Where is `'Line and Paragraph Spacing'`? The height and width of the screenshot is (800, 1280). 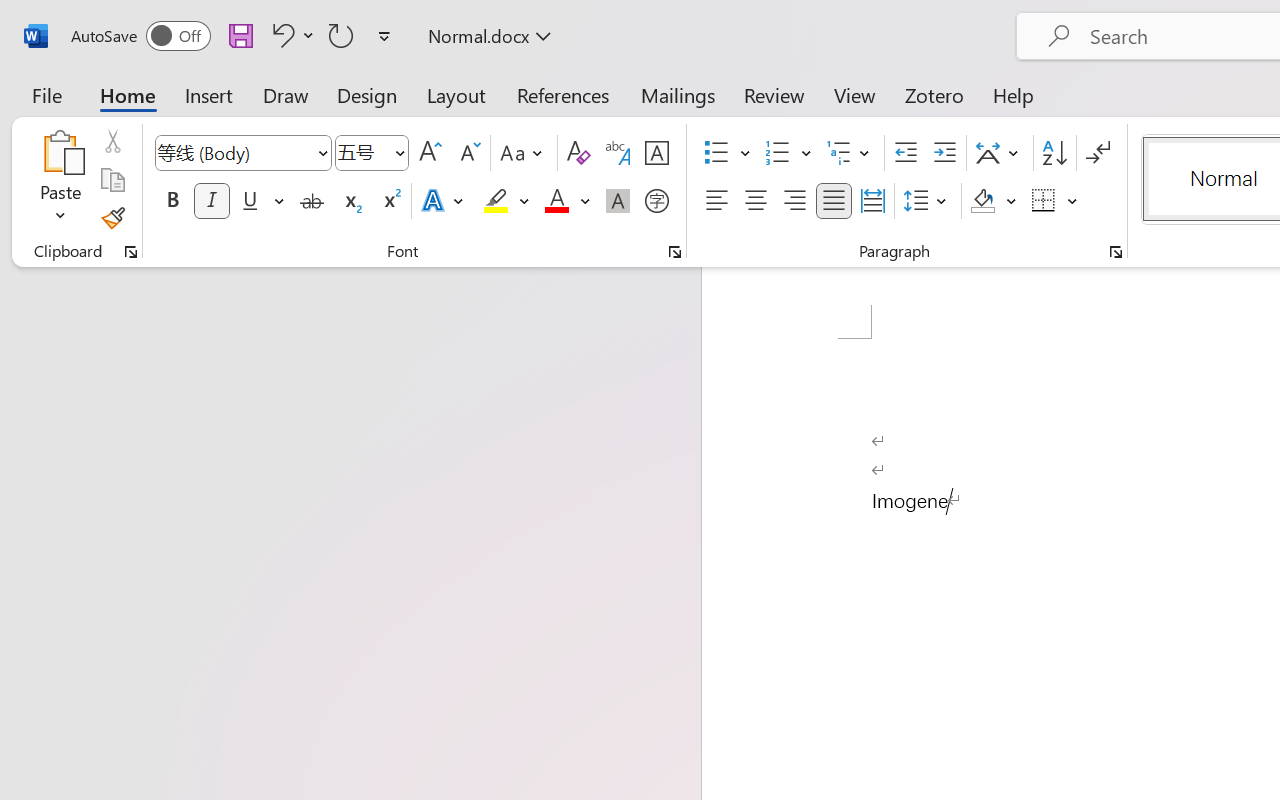 'Line and Paragraph Spacing' is located at coordinates (927, 201).